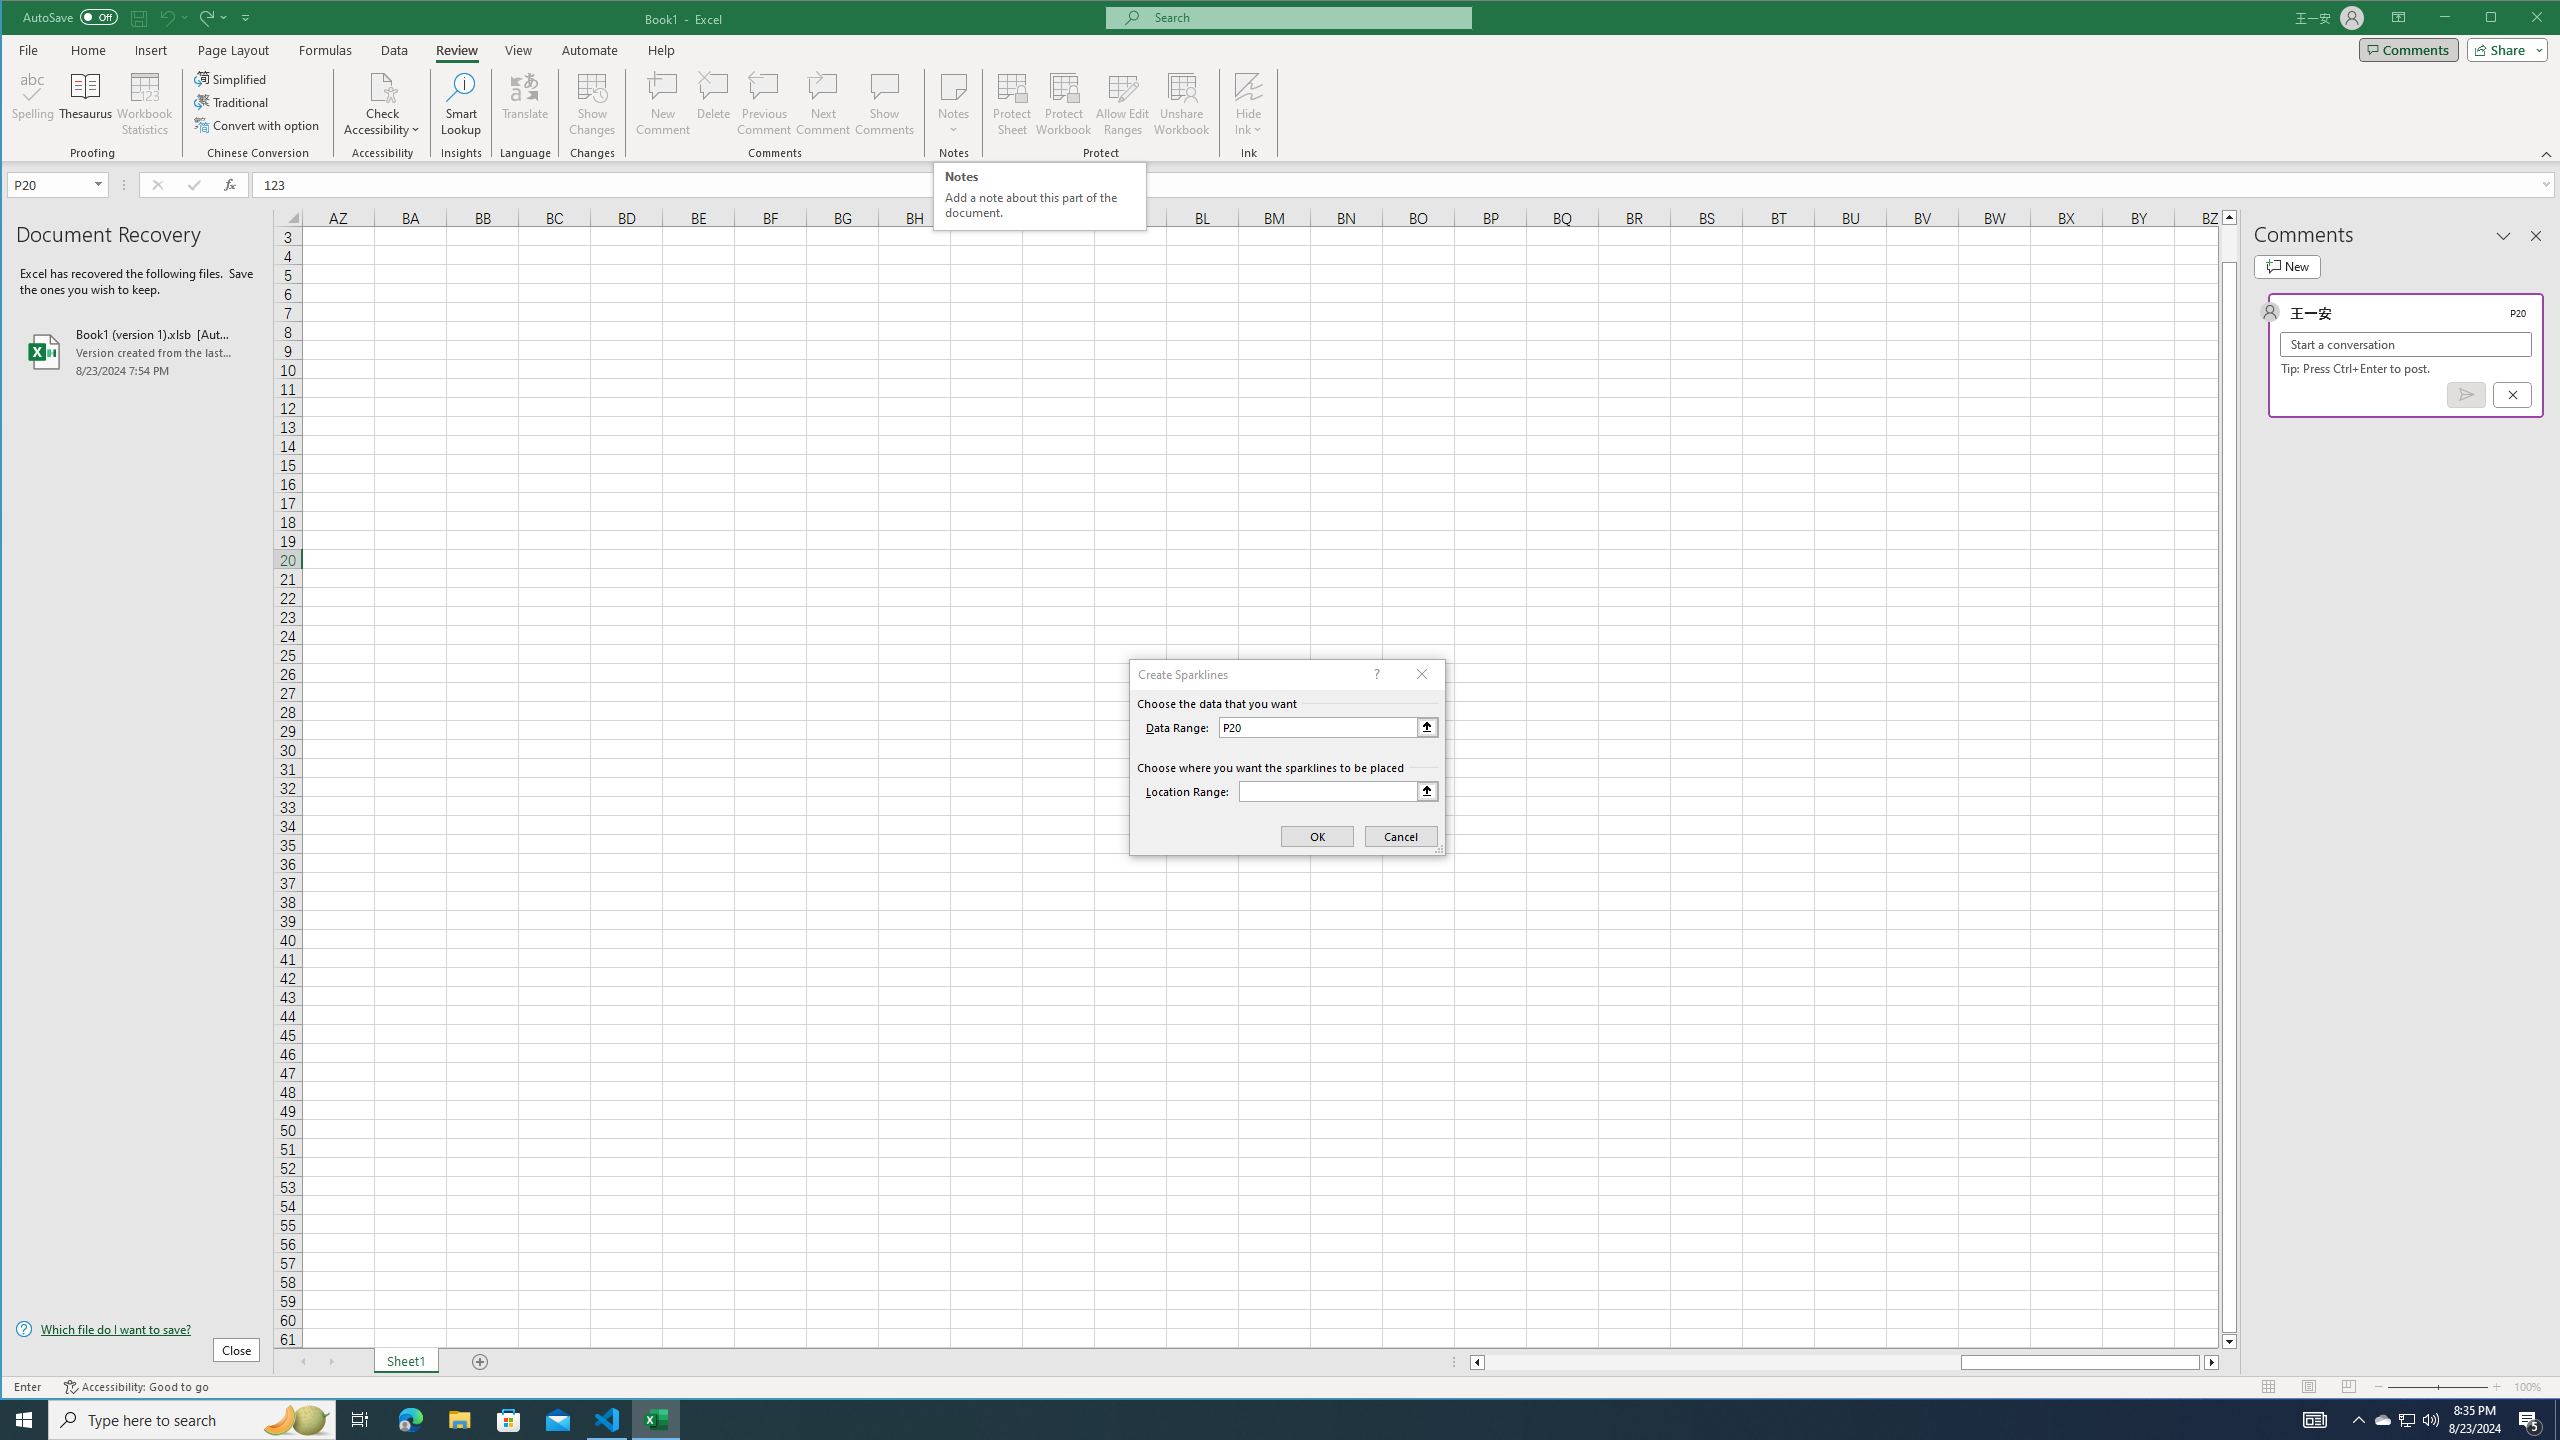 The height and width of the screenshot is (1440, 2560). Describe the element at coordinates (2437, 1386) in the screenshot. I see `'Zoom'` at that location.